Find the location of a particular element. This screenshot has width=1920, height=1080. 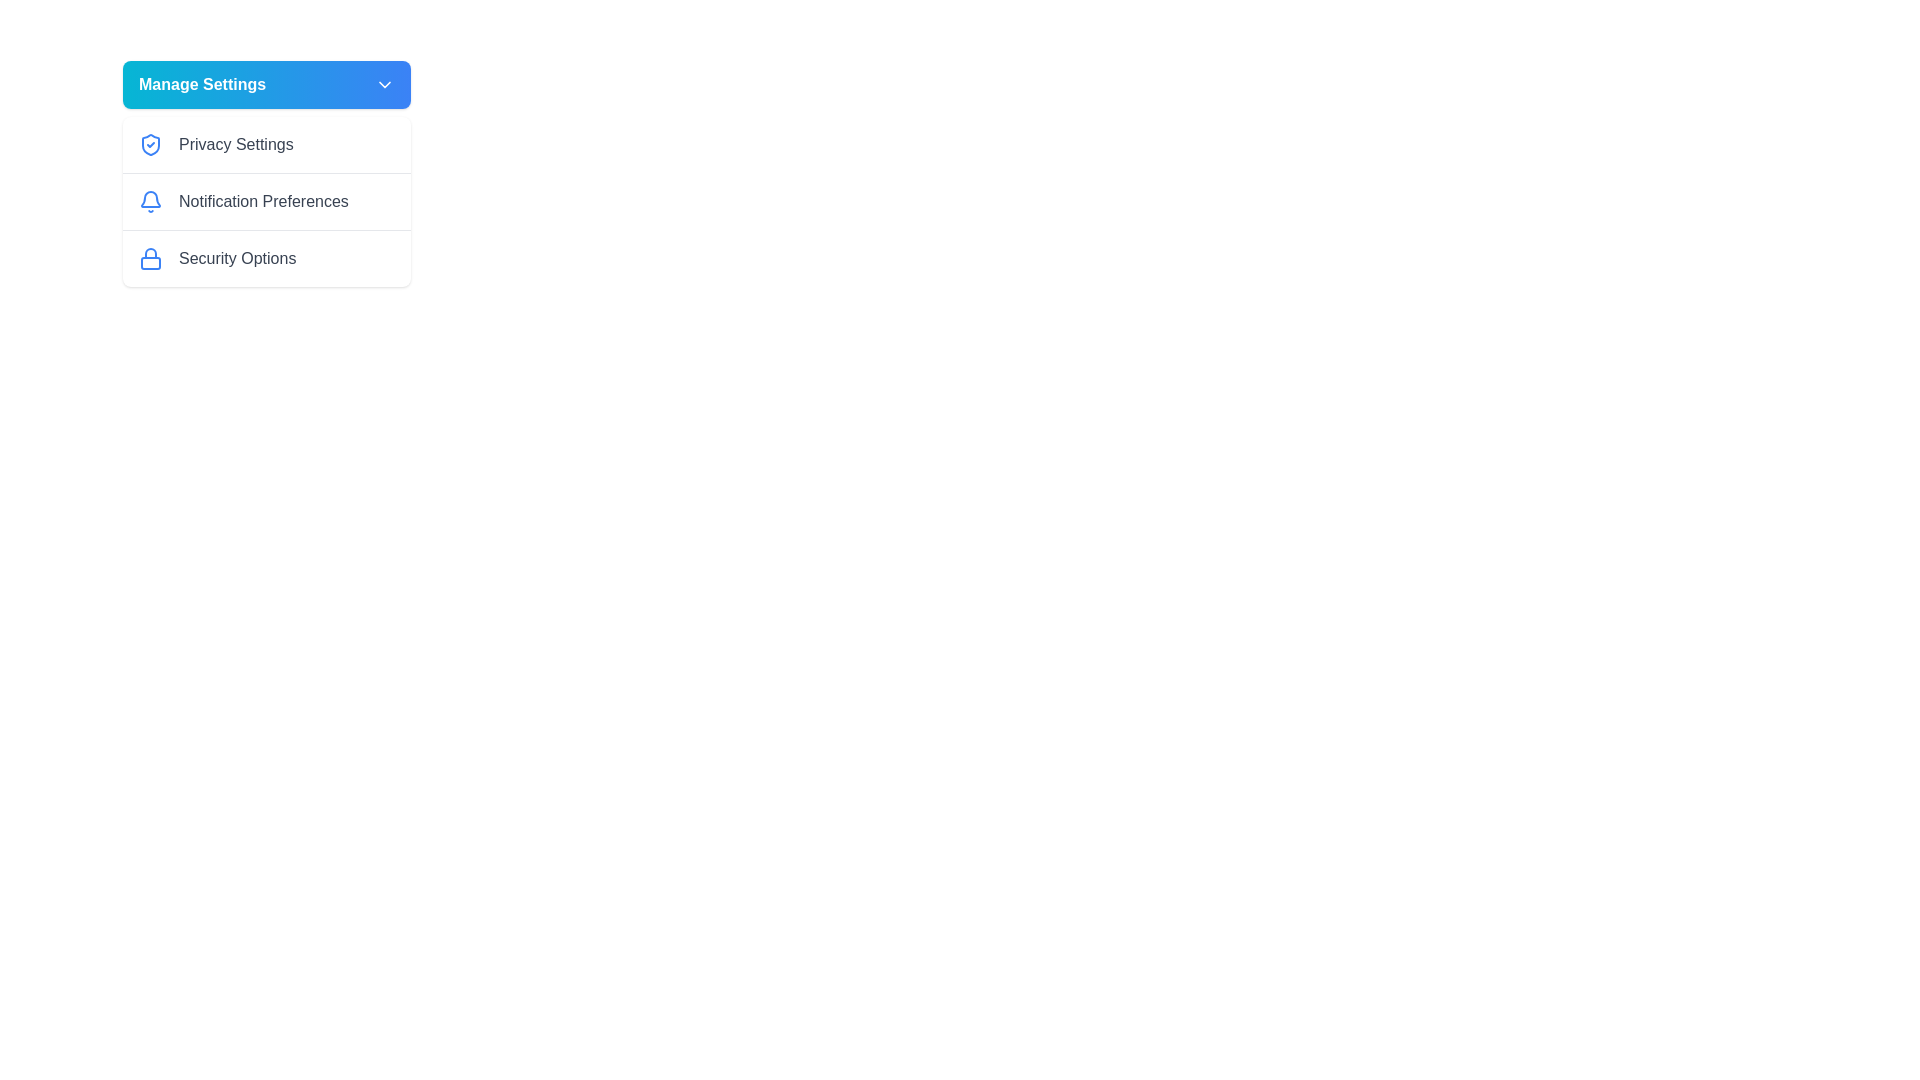

the chevron icon located to the right of the 'Manage Settings' text is located at coordinates (384, 83).